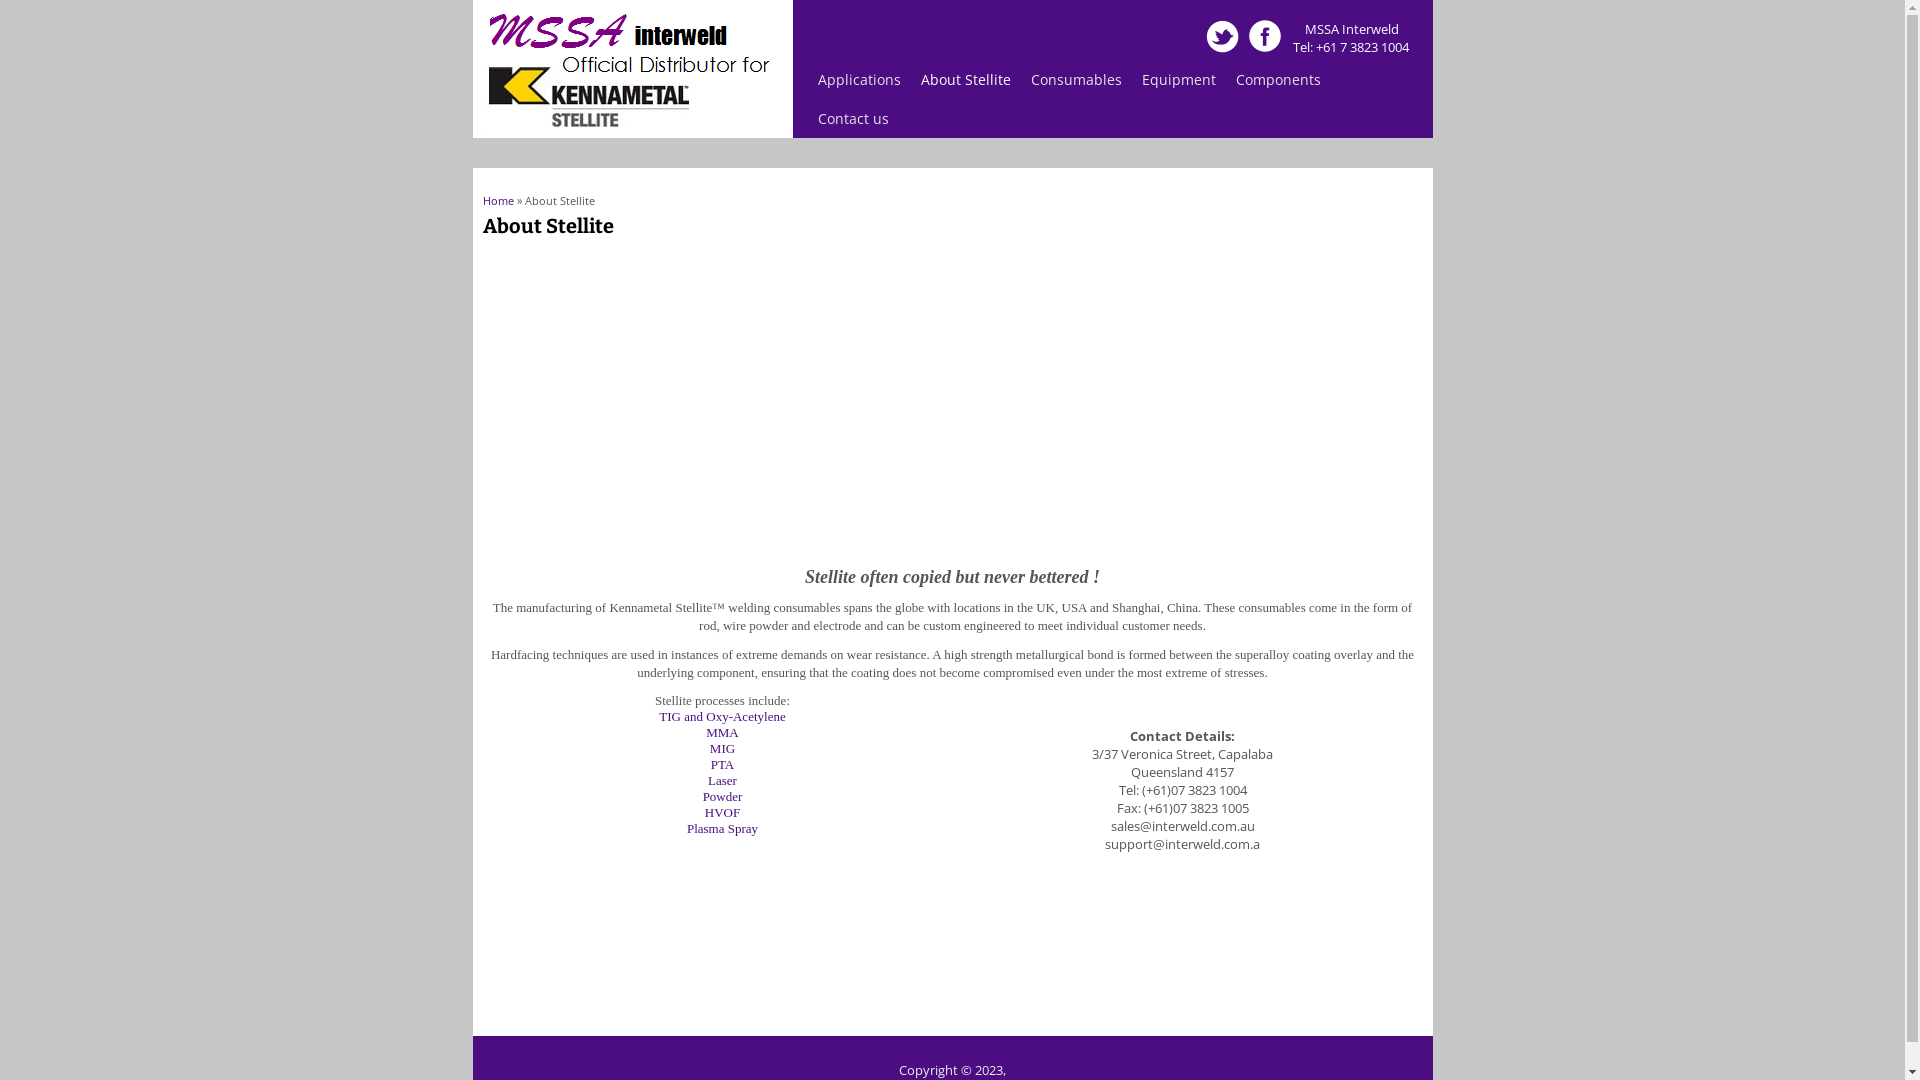 This screenshot has width=1920, height=1080. Describe the element at coordinates (721, 779) in the screenshot. I see `'Laser'` at that location.